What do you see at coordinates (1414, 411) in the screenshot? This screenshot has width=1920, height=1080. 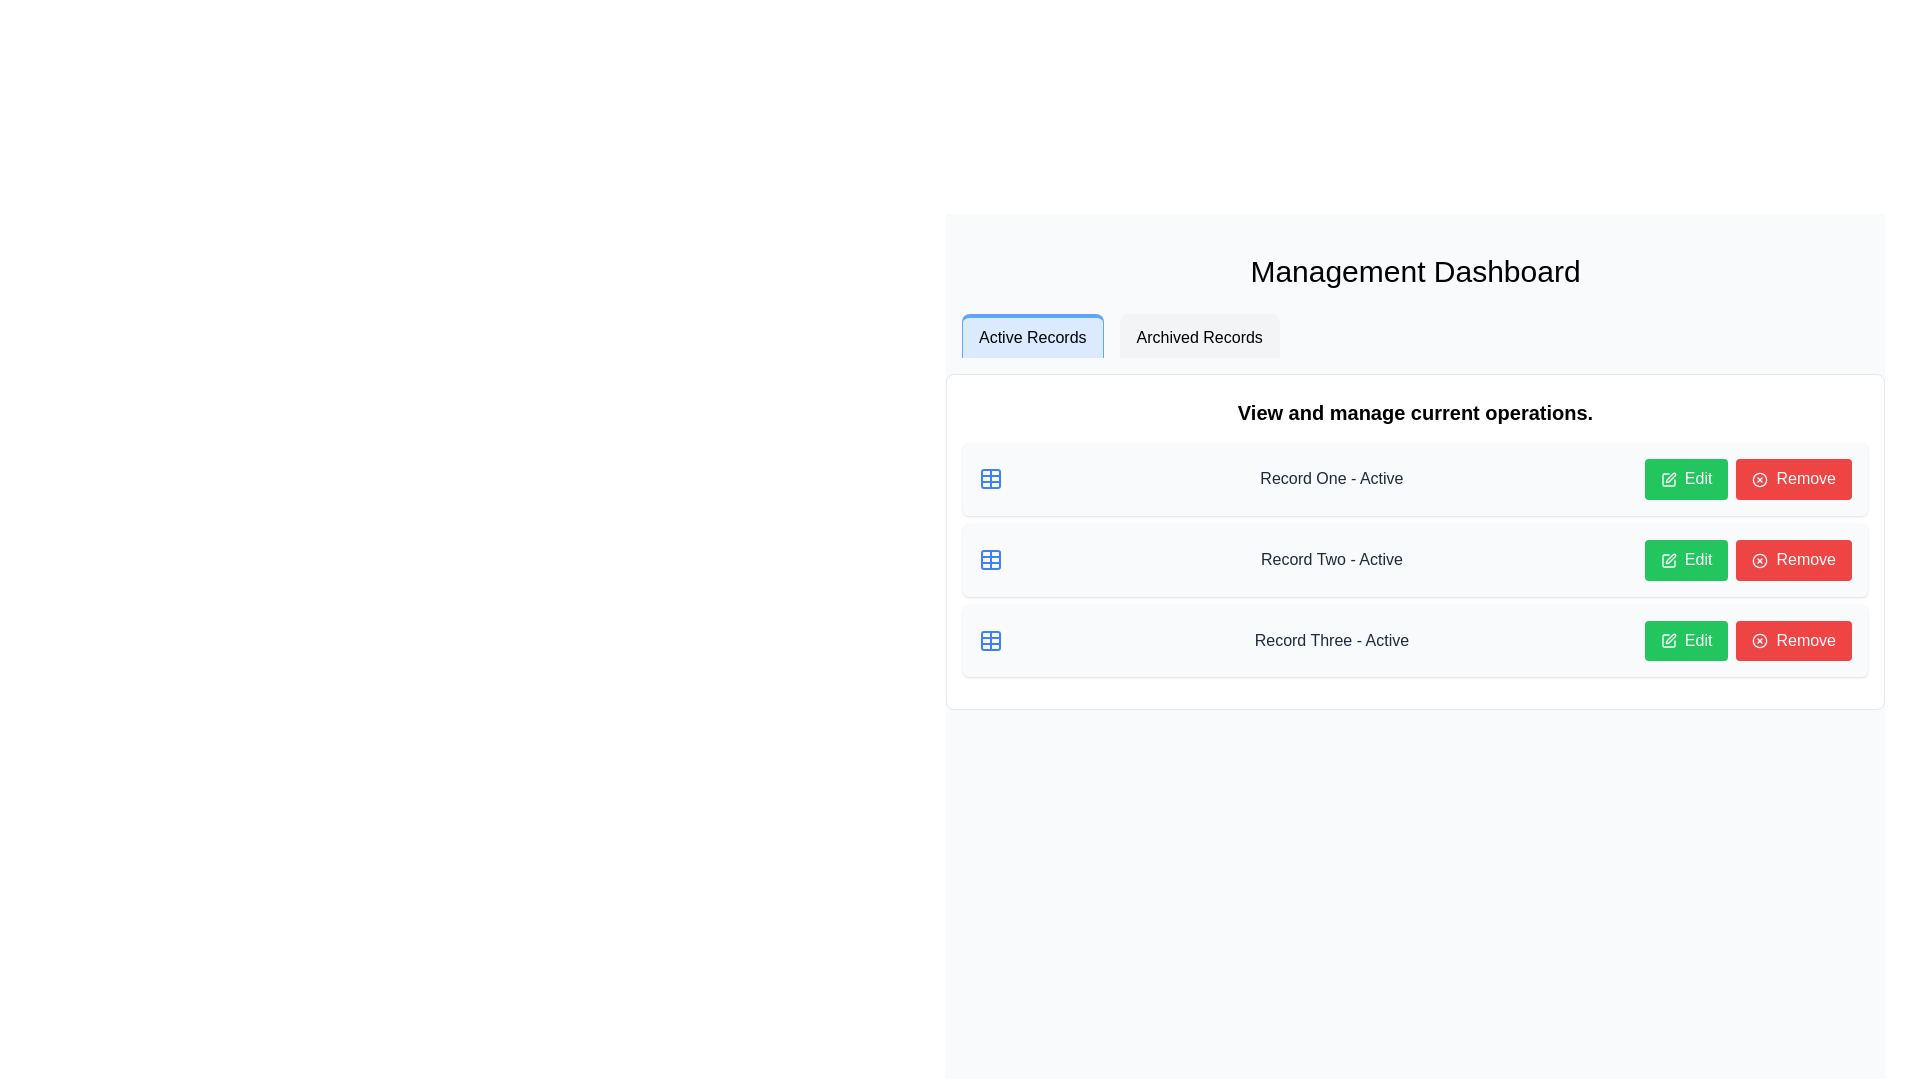 I see `the text header that states 'View and manage current operations', which is styled in a large font and positioned at the top of the panel` at bounding box center [1414, 411].